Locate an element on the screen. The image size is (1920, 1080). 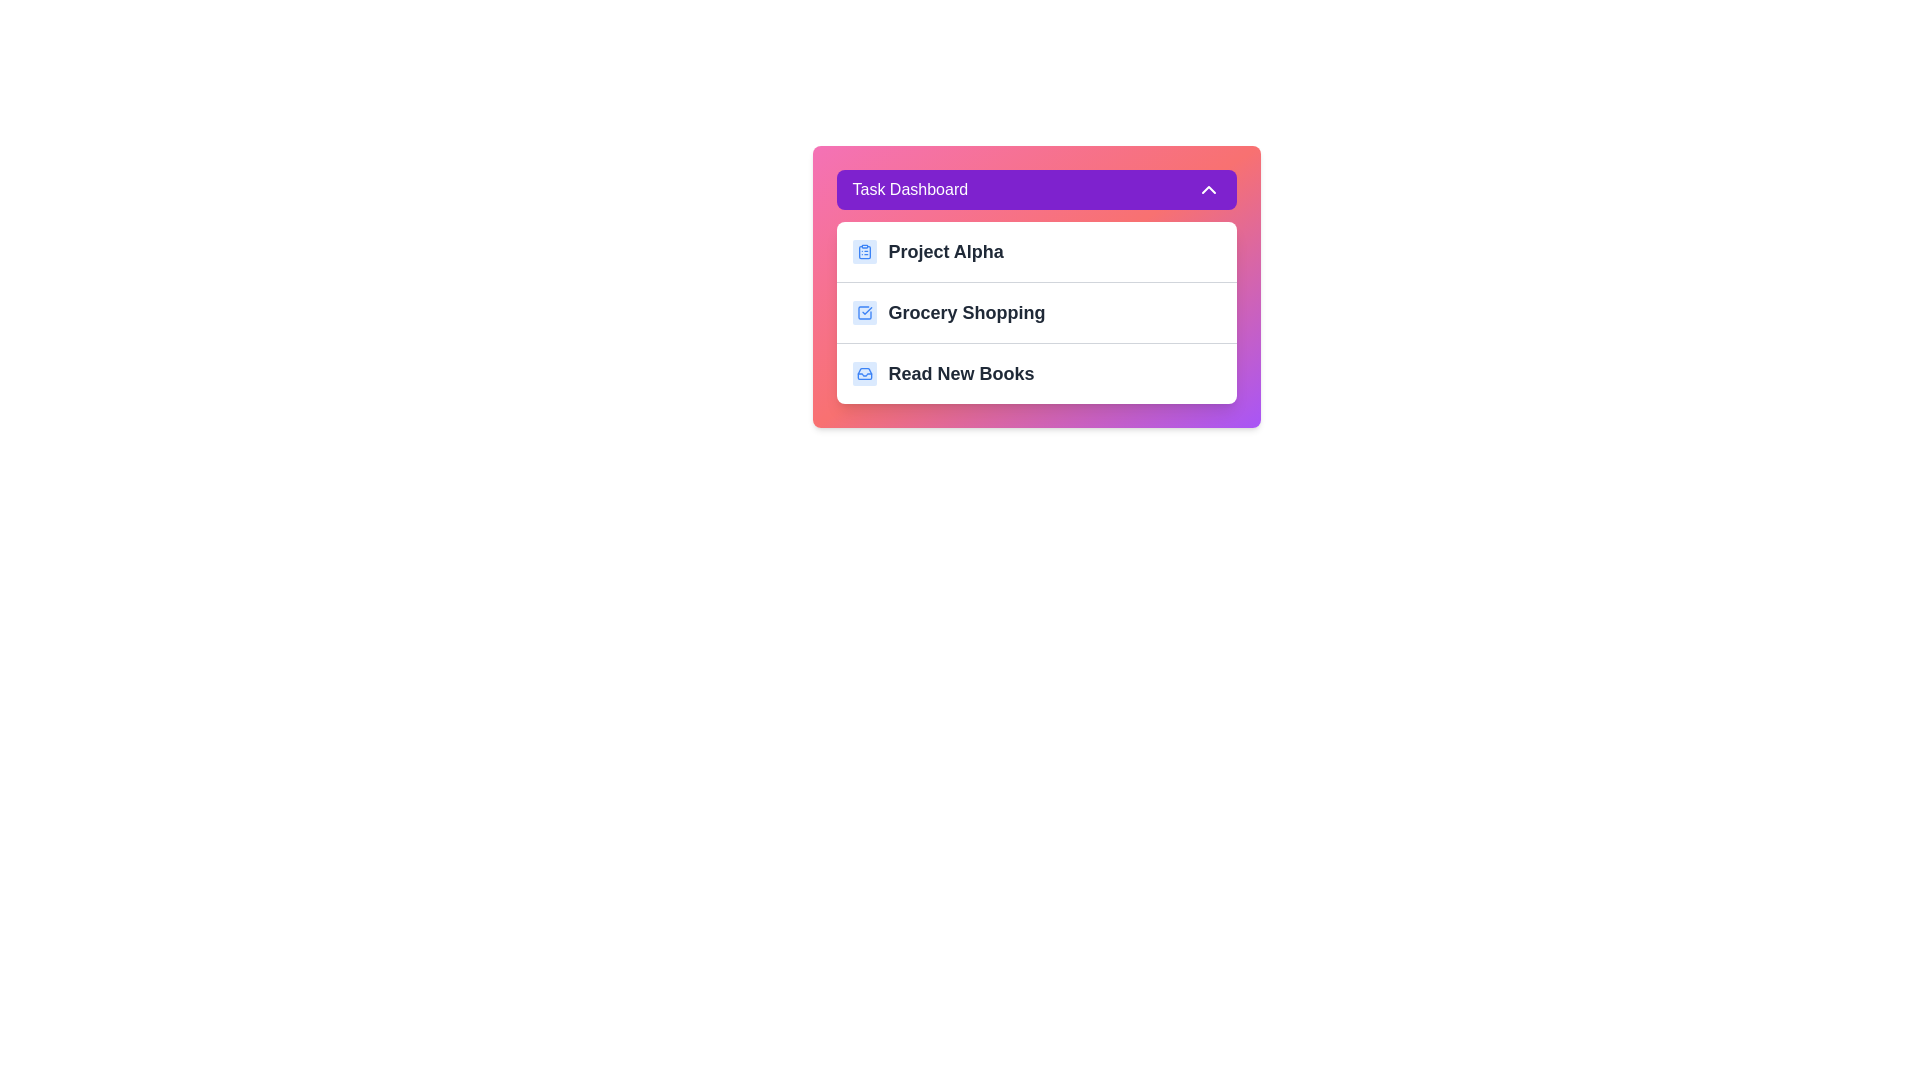
the blue checkmark SVG icon is located at coordinates (864, 312).